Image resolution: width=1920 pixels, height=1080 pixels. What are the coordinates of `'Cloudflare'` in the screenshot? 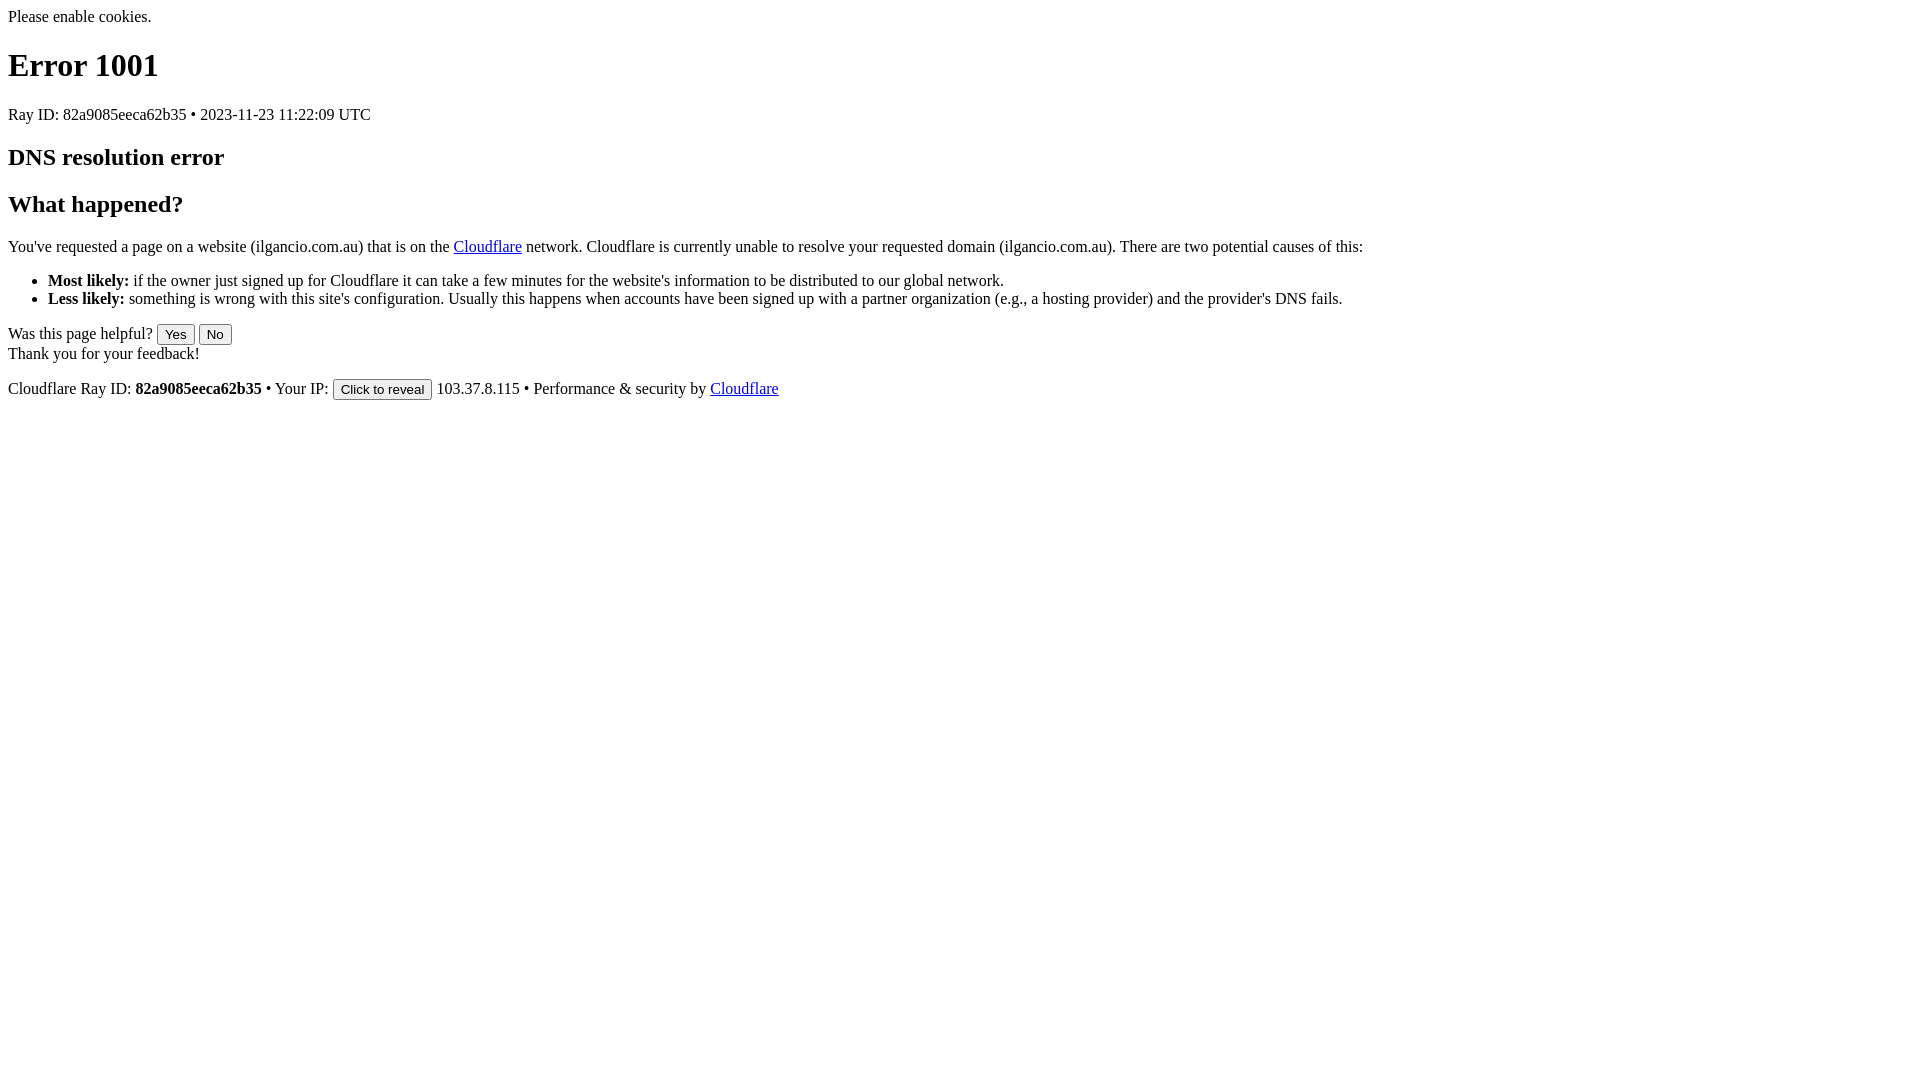 It's located at (743, 388).